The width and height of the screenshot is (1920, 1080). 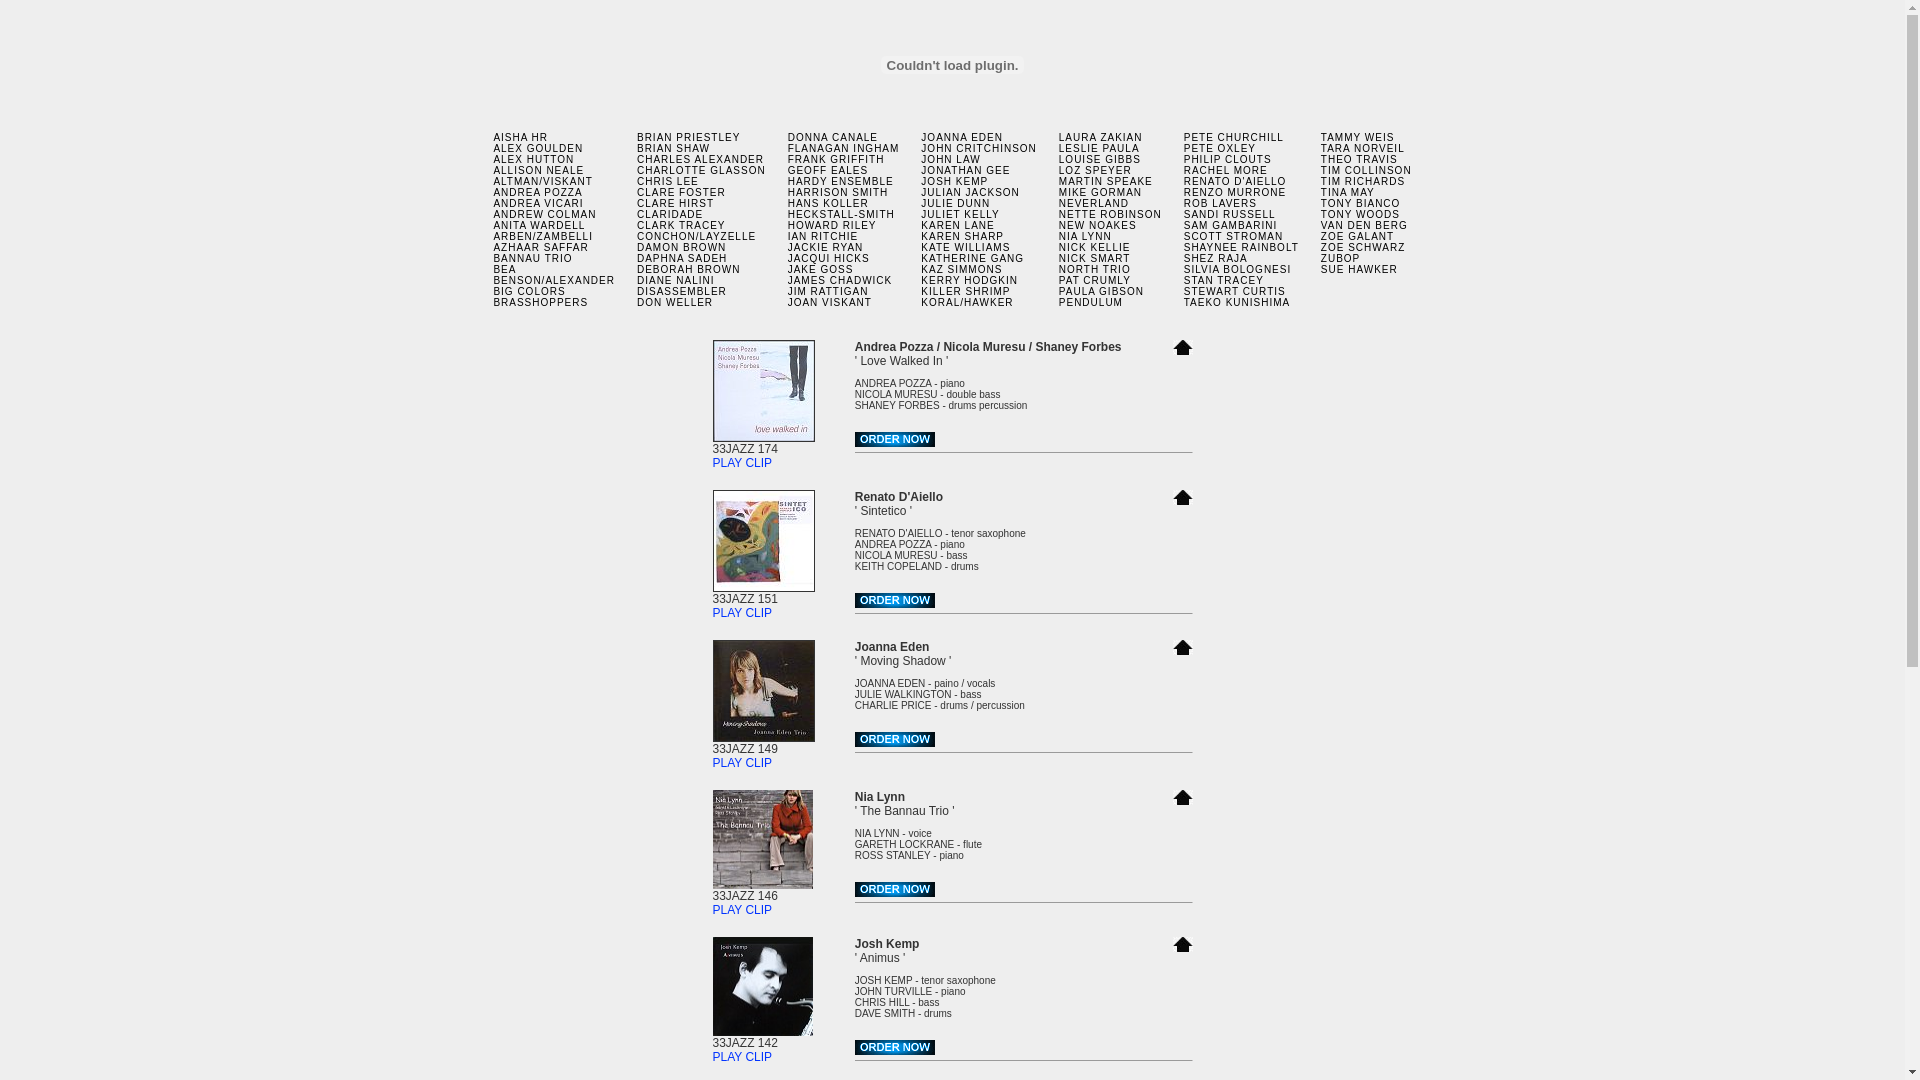 What do you see at coordinates (1237, 268) in the screenshot?
I see `'SILVIA BOLOGNESI'` at bounding box center [1237, 268].